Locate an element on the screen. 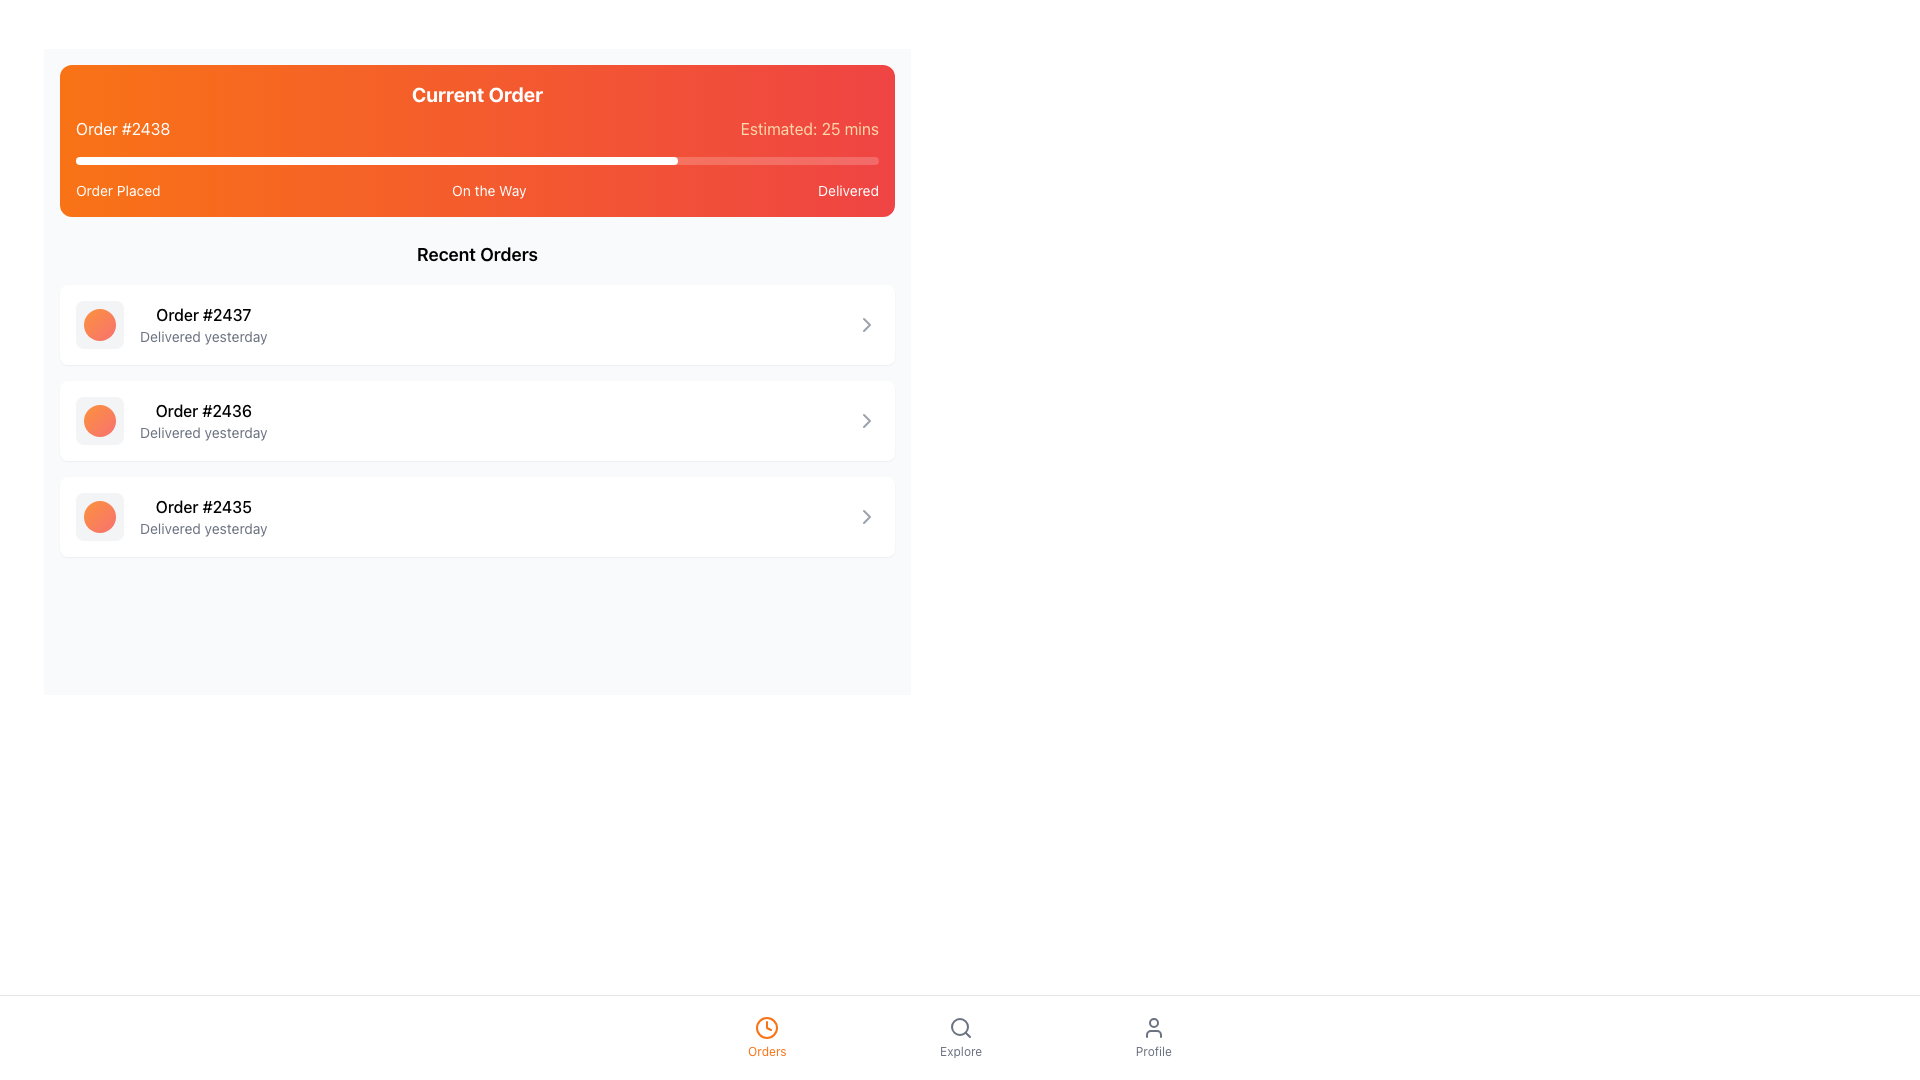 The width and height of the screenshot is (1920, 1080). the 'Orders' button located in the bottom menu bar, which features an orange clock icon and the label 'Orders' in small orange text is located at coordinates (766, 1036).